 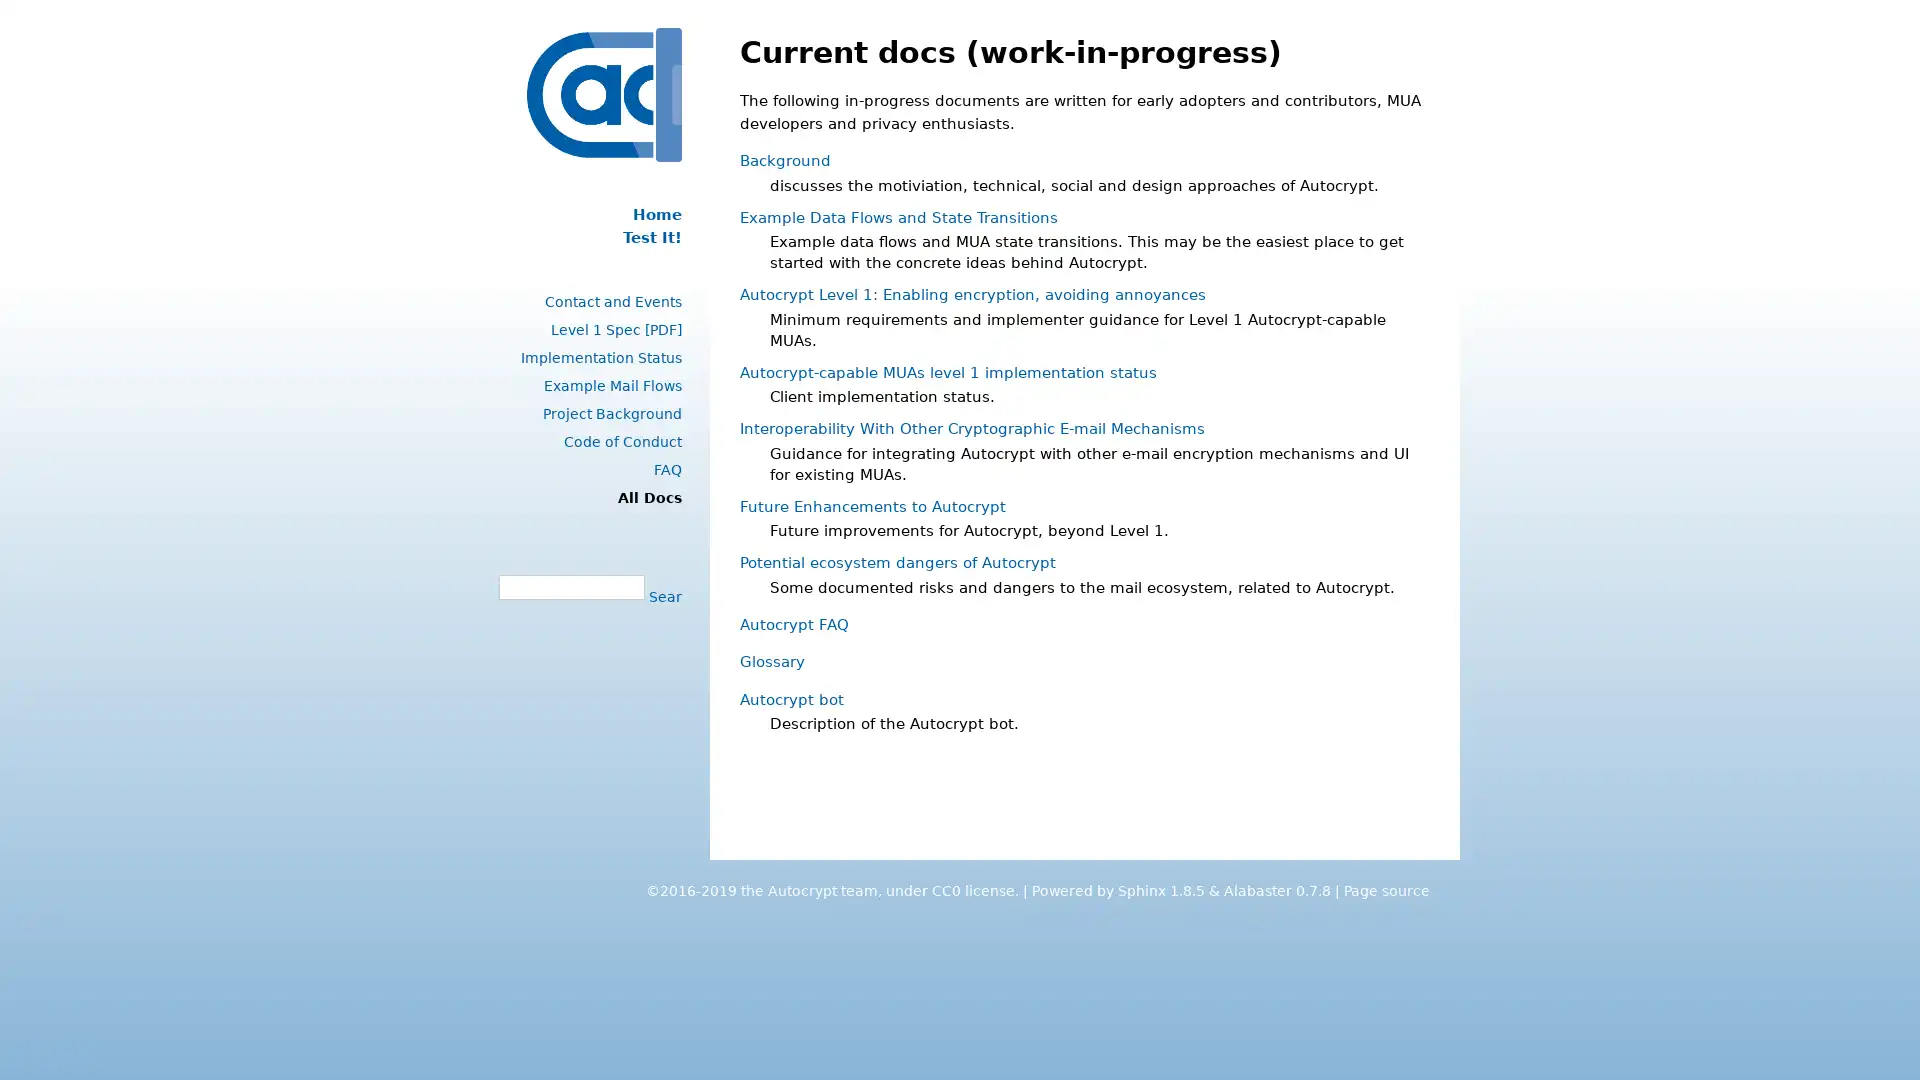 What do you see at coordinates (662, 595) in the screenshot?
I see `Search` at bounding box center [662, 595].